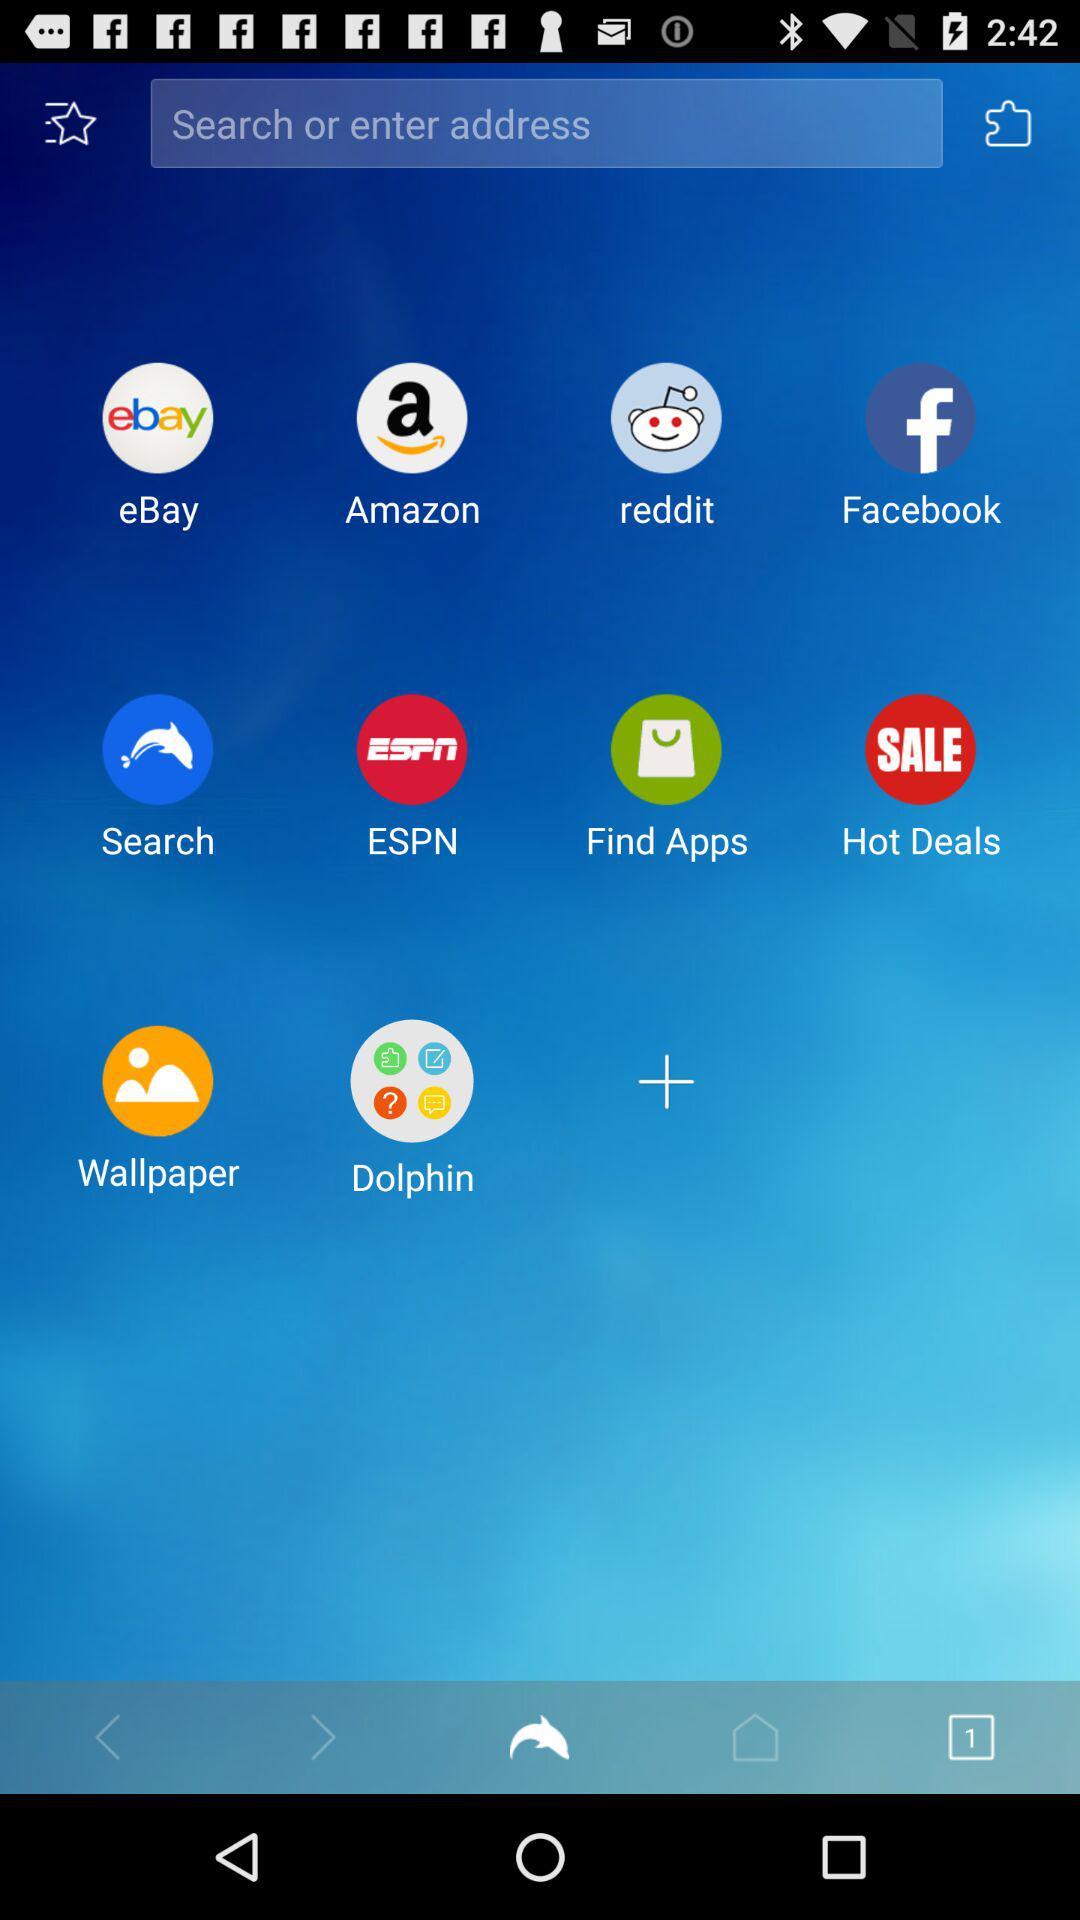 The height and width of the screenshot is (1920, 1080). What do you see at coordinates (411, 792) in the screenshot?
I see `item to the right of search item` at bounding box center [411, 792].